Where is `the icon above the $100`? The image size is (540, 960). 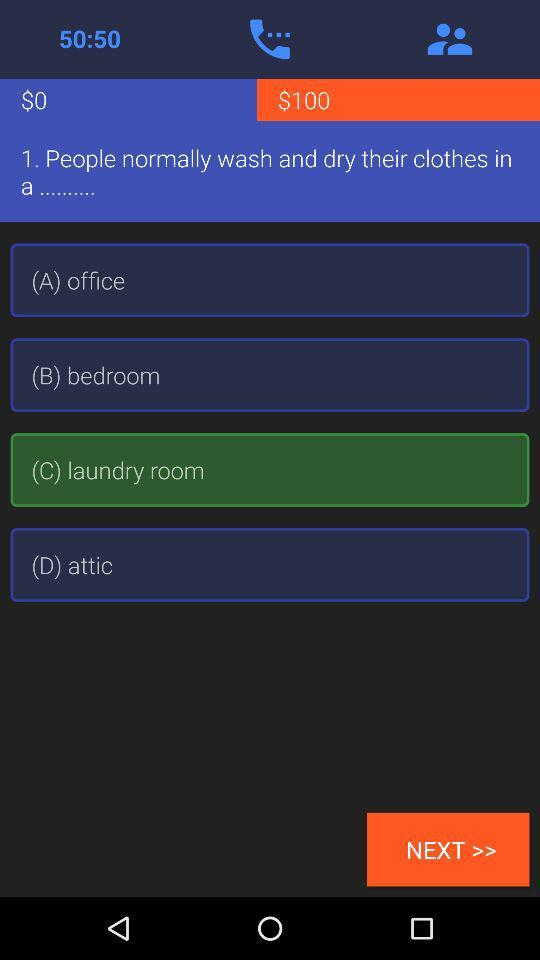
the icon above the $100 is located at coordinates (449, 38).